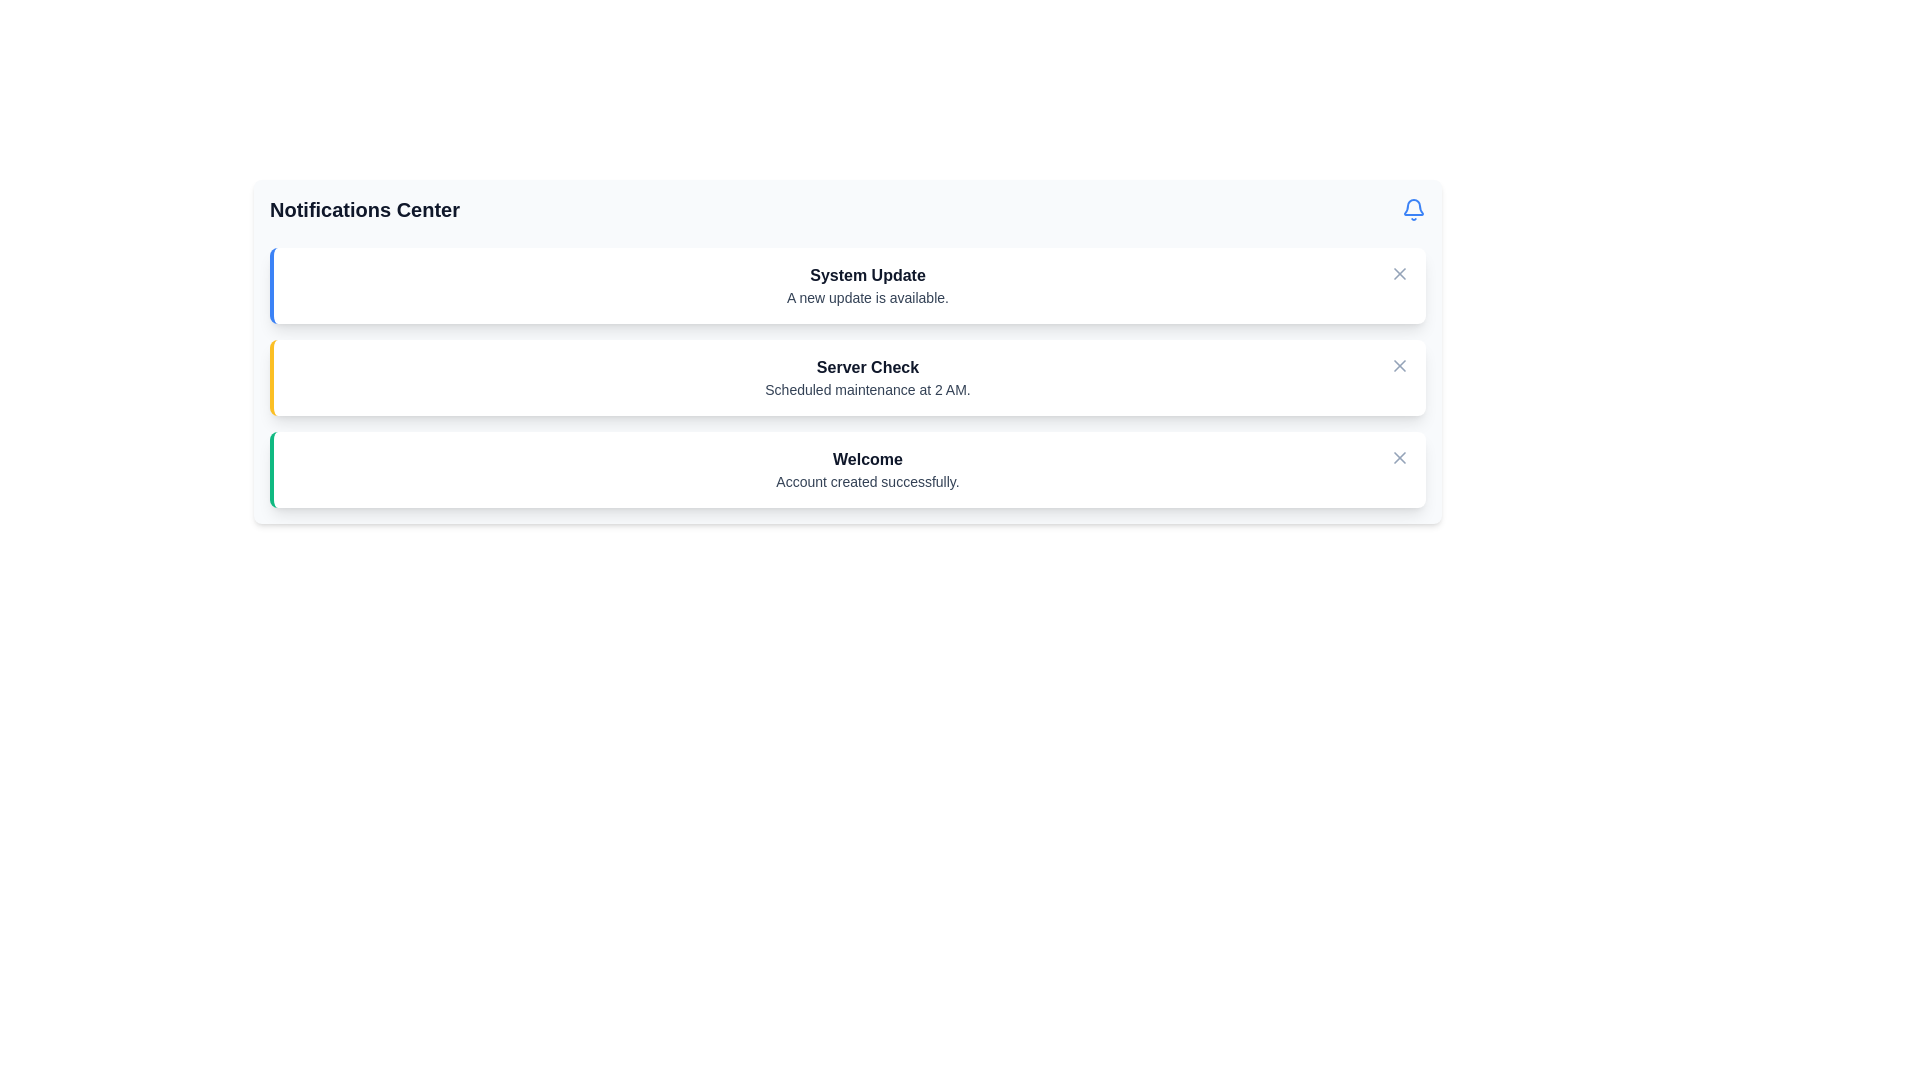 This screenshot has height=1080, width=1920. Describe the element at coordinates (868, 389) in the screenshot. I see `text element displaying 'Scheduled maintenance at 2 AM.' located under the heading 'Server Check' in the second notification card` at that location.